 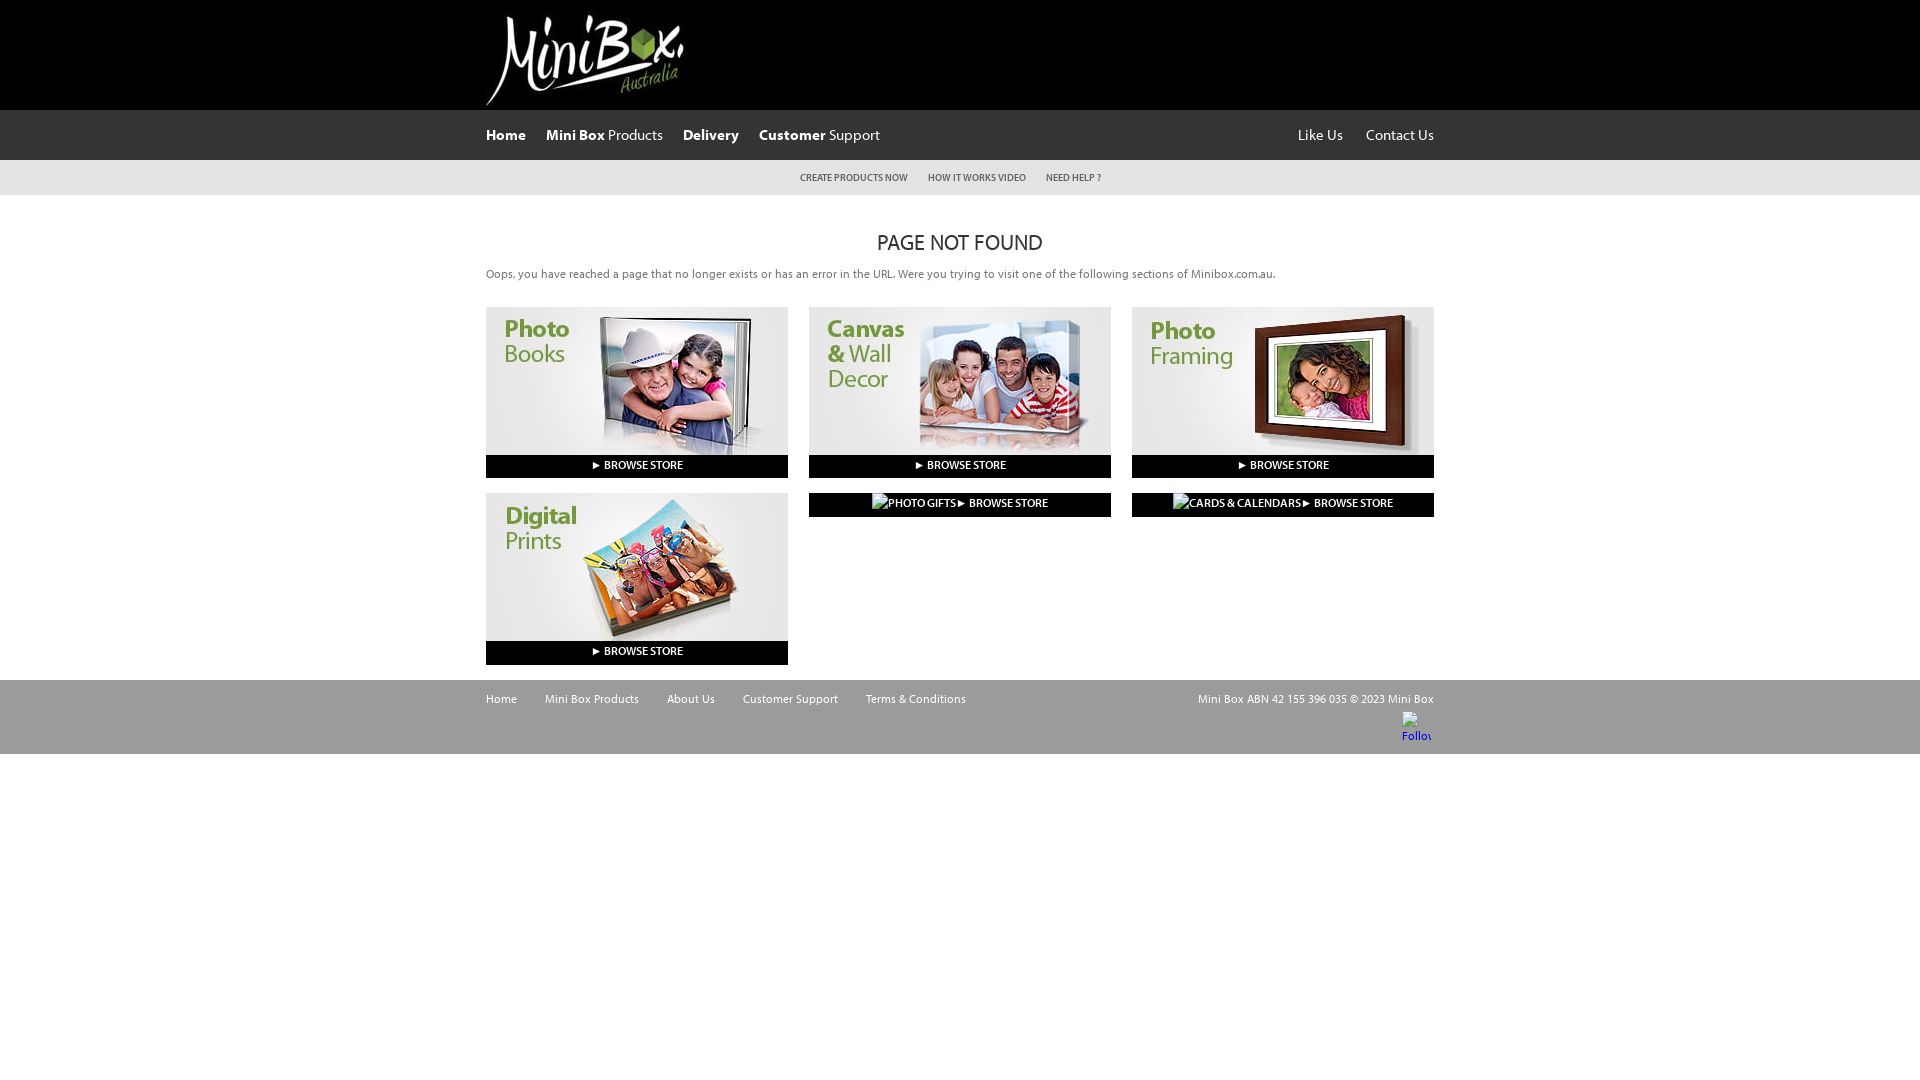 I want to click on 'CREATE PRODUCTS NOW', so click(x=854, y=176).